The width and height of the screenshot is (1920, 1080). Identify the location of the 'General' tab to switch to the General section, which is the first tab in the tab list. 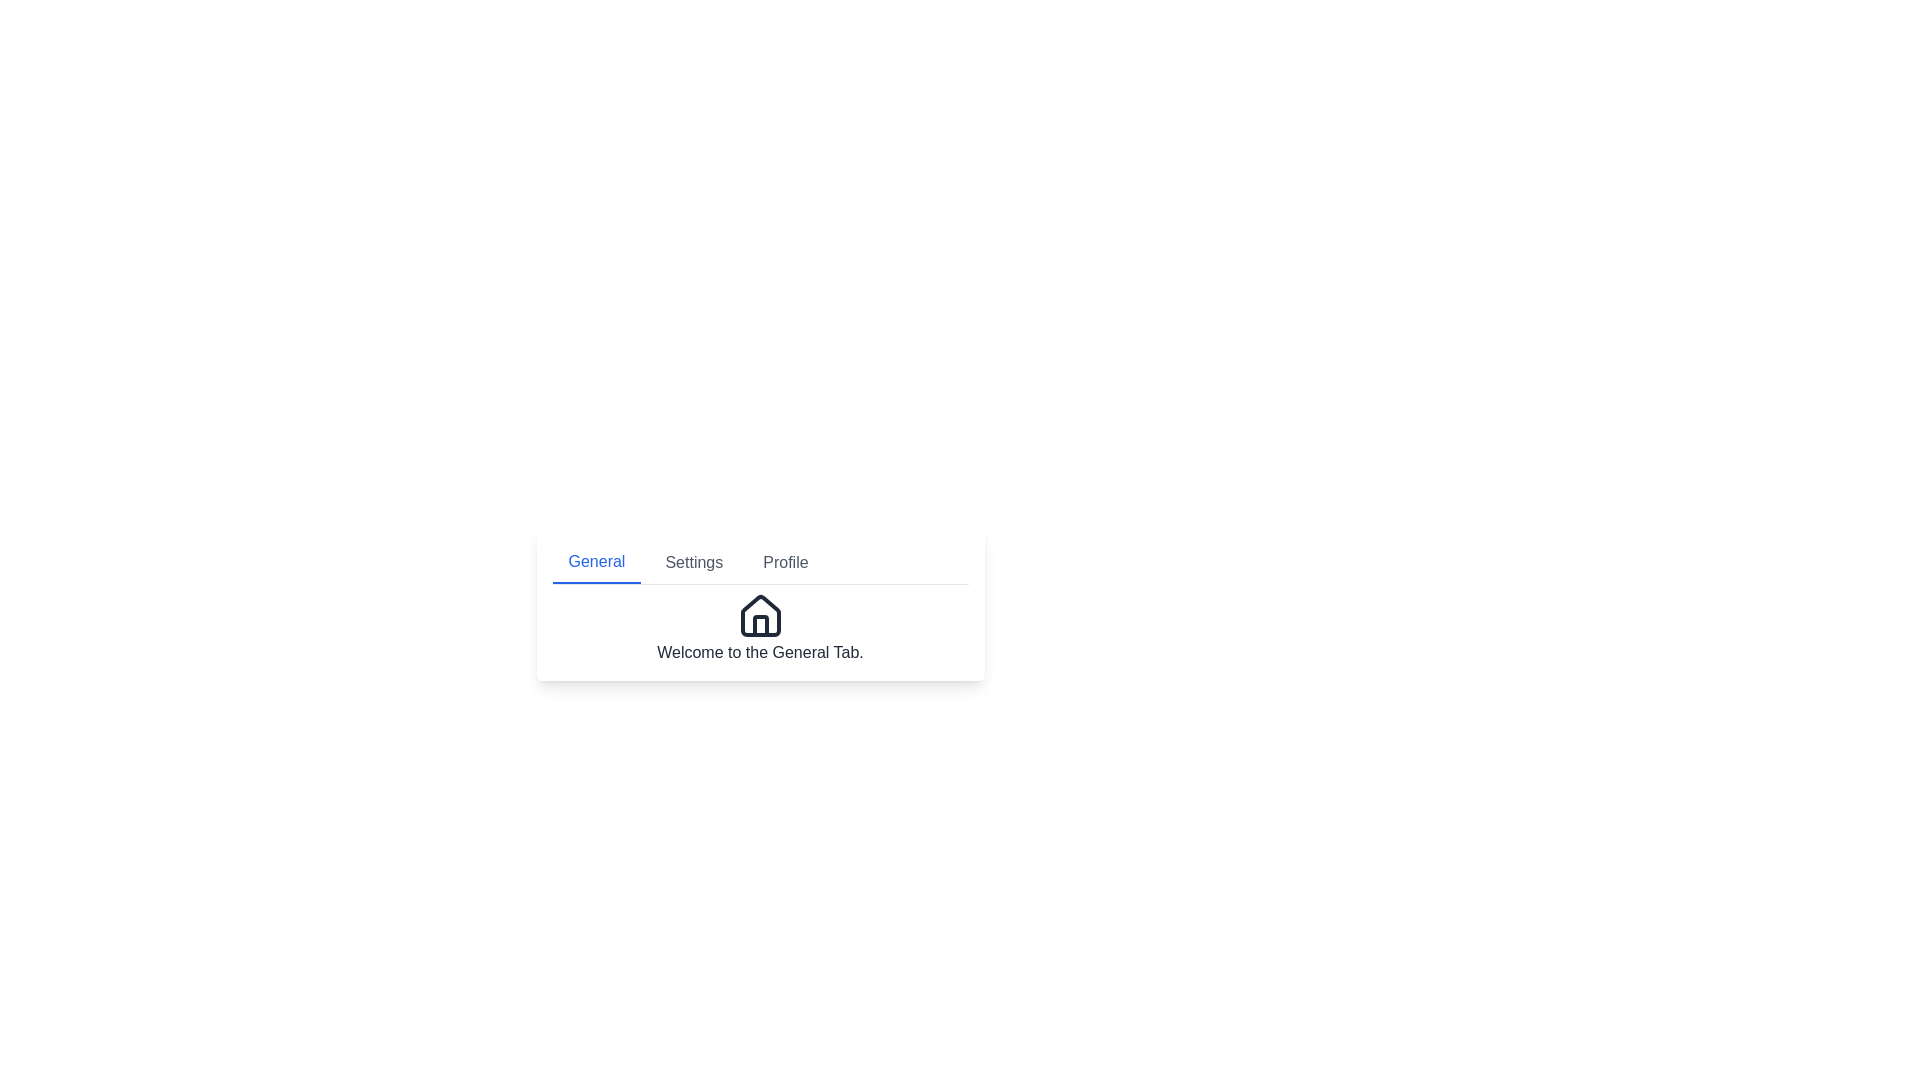
(595, 563).